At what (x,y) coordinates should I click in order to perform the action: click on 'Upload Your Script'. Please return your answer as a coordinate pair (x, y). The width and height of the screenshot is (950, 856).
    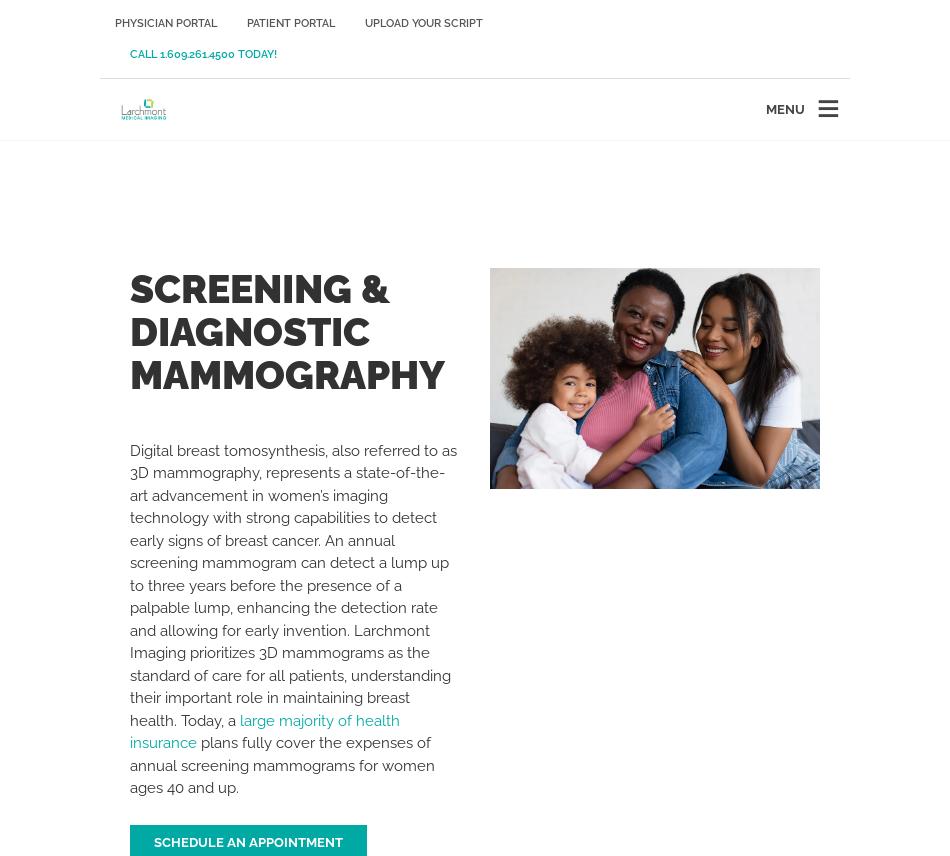
    Looking at the image, I should click on (422, 23).